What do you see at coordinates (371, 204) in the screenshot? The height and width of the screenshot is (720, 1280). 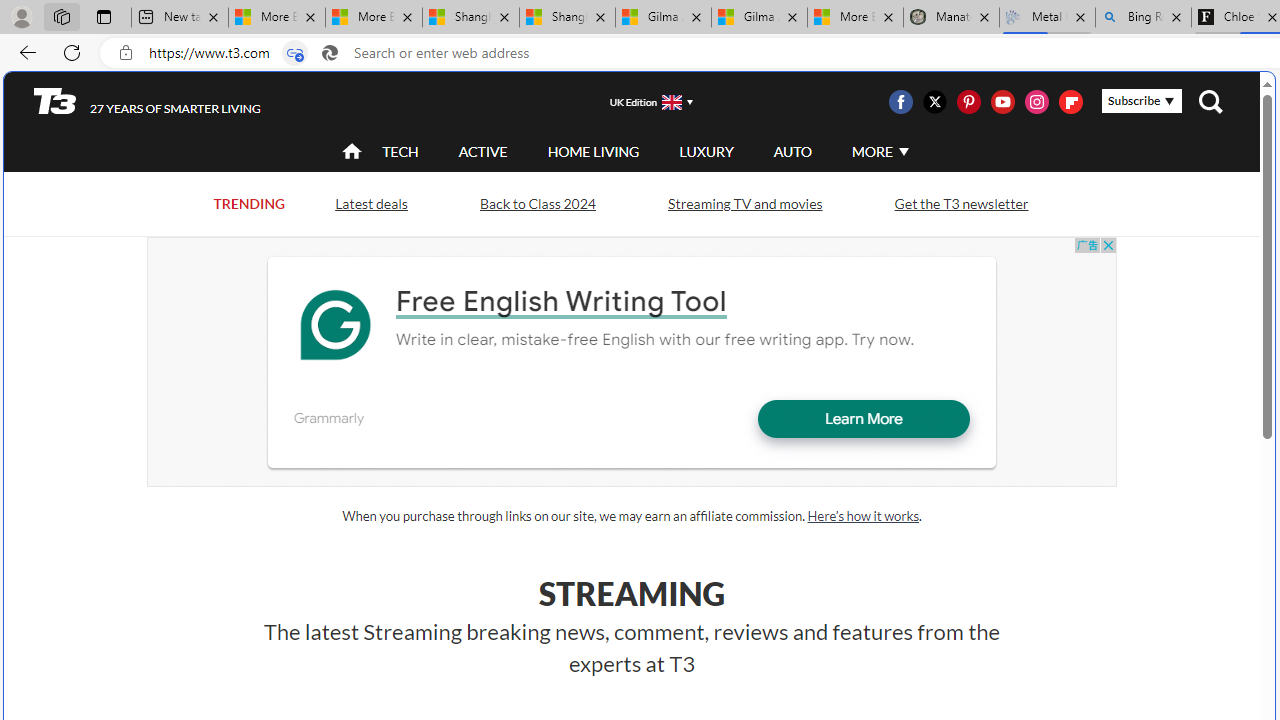 I see `'Latest deals'` at bounding box center [371, 204].